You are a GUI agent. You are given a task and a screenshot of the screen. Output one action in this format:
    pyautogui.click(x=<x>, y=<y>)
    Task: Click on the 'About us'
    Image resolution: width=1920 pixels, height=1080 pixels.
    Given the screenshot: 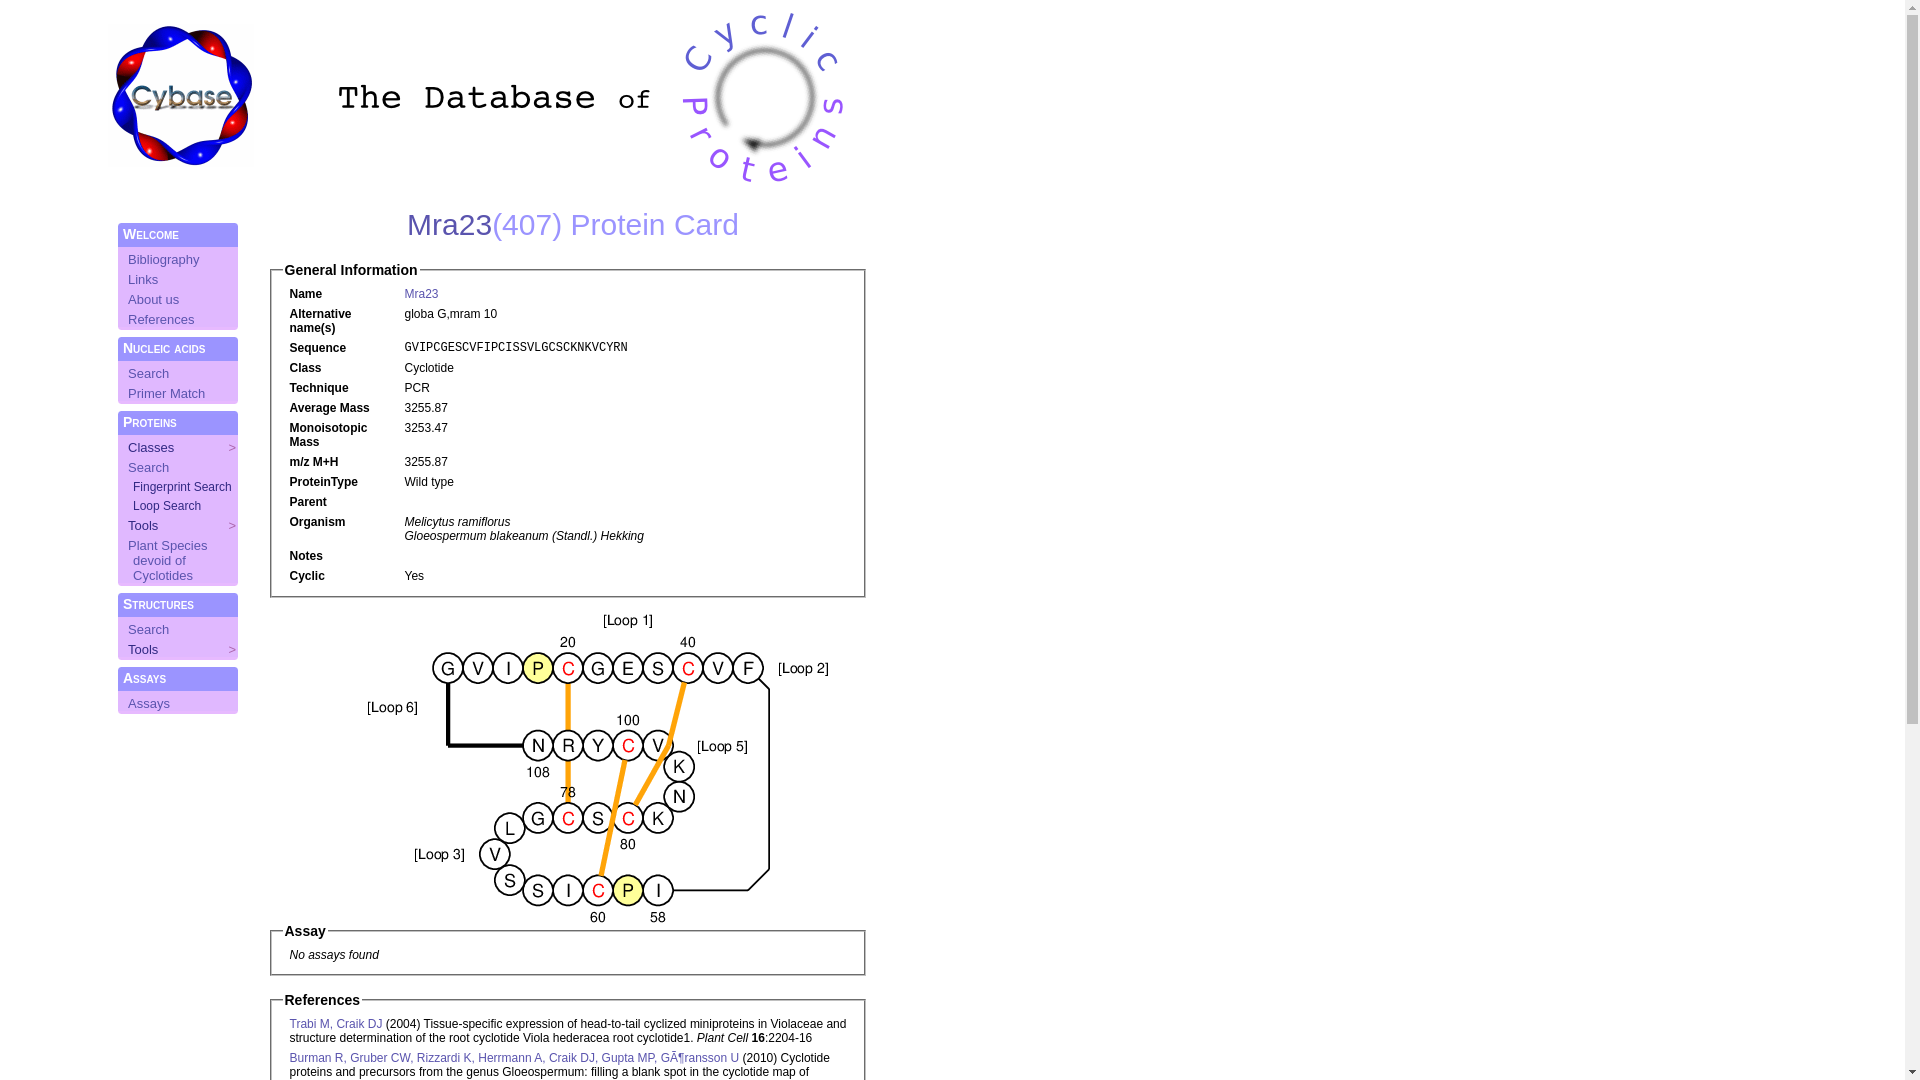 What is the action you would take?
    pyautogui.click(x=127, y=299)
    